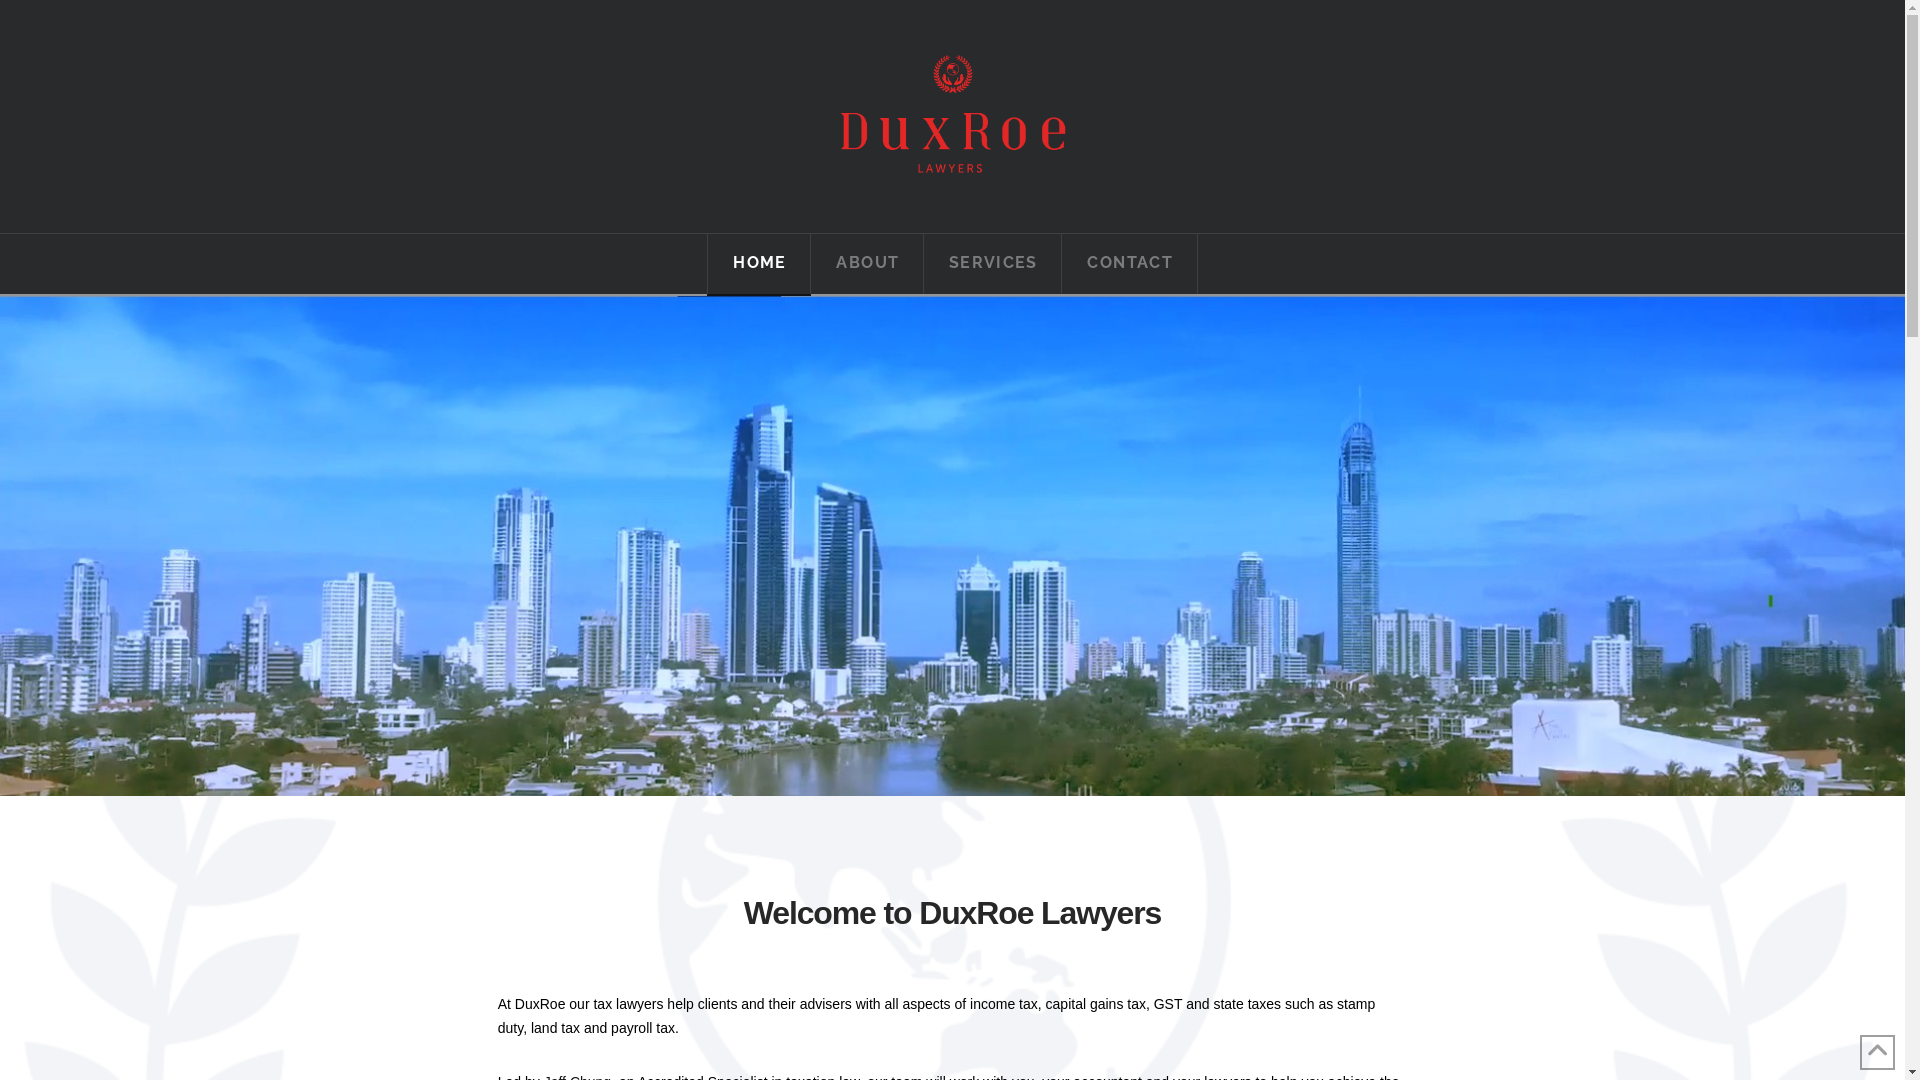 This screenshot has height=1080, width=1920. Describe the element at coordinates (867, 262) in the screenshot. I see `'ABOUT'` at that location.